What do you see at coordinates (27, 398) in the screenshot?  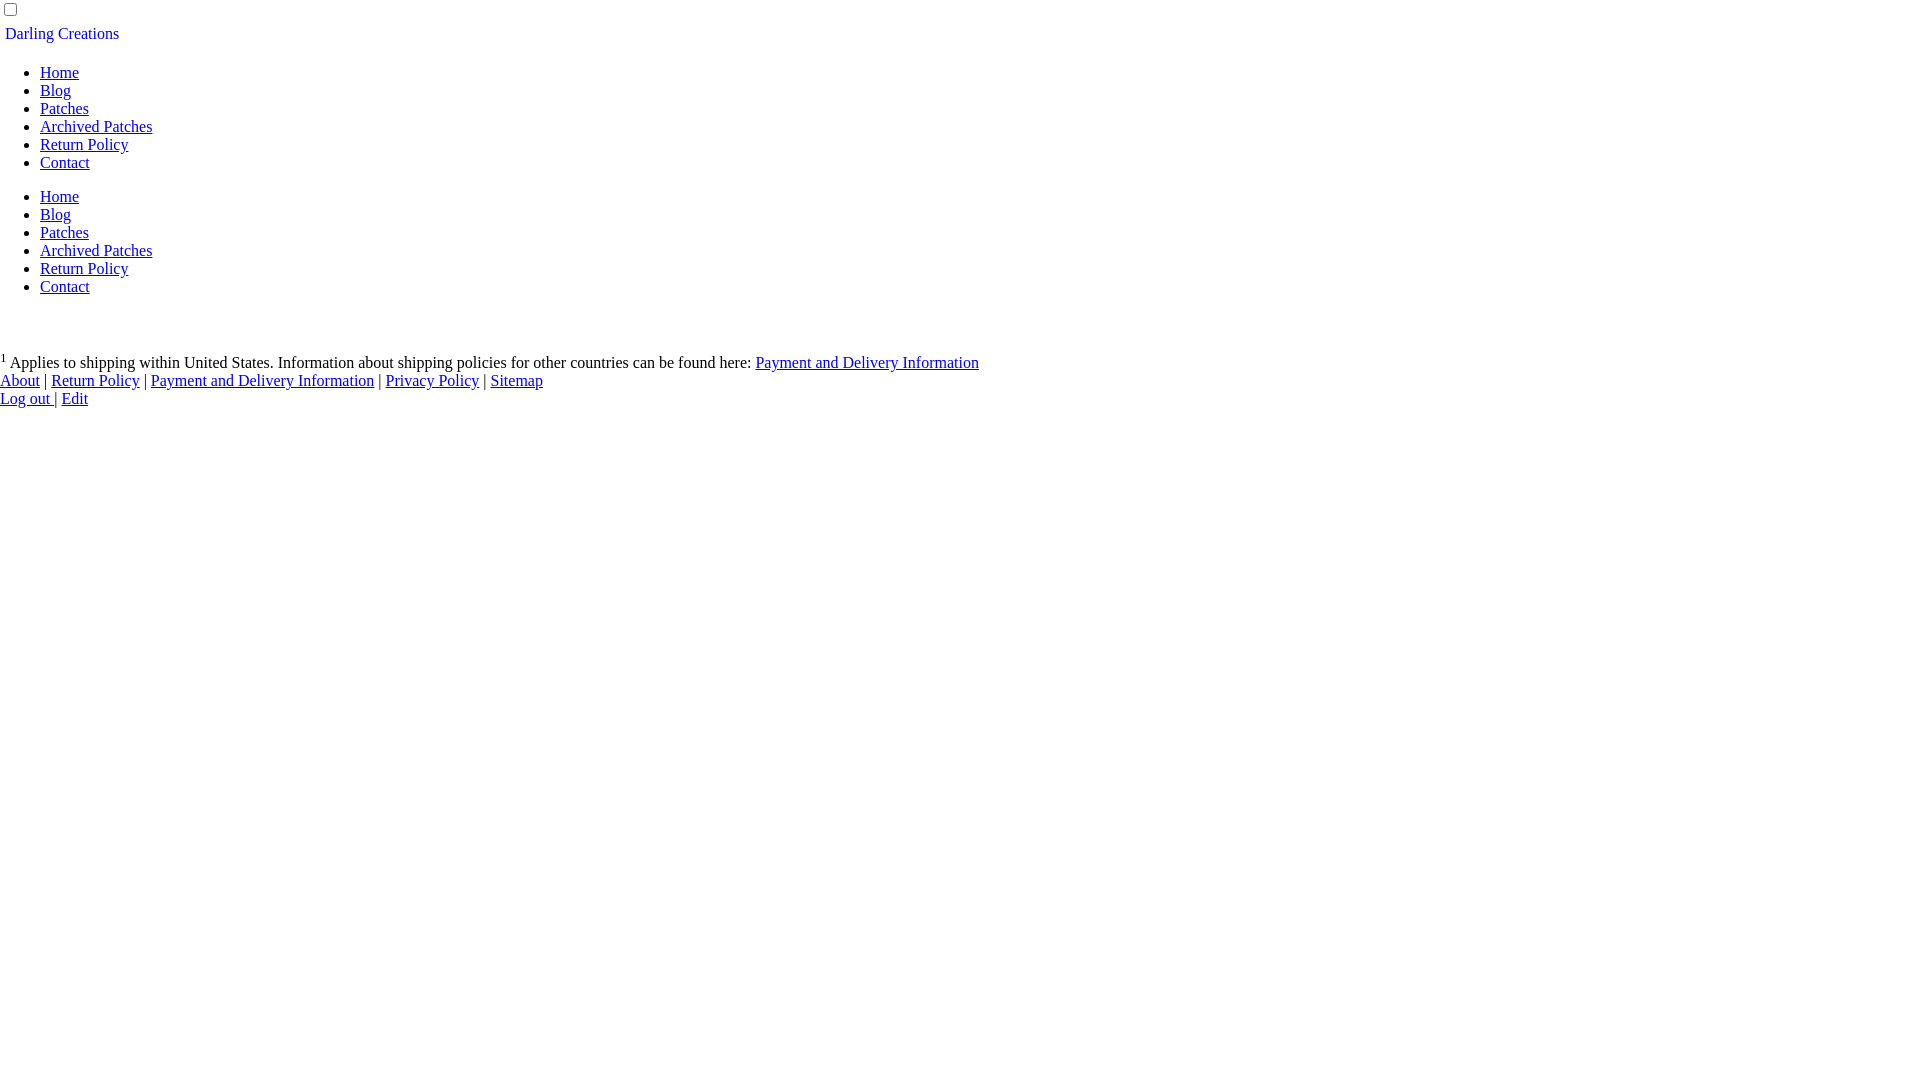 I see `'Log out'` at bounding box center [27, 398].